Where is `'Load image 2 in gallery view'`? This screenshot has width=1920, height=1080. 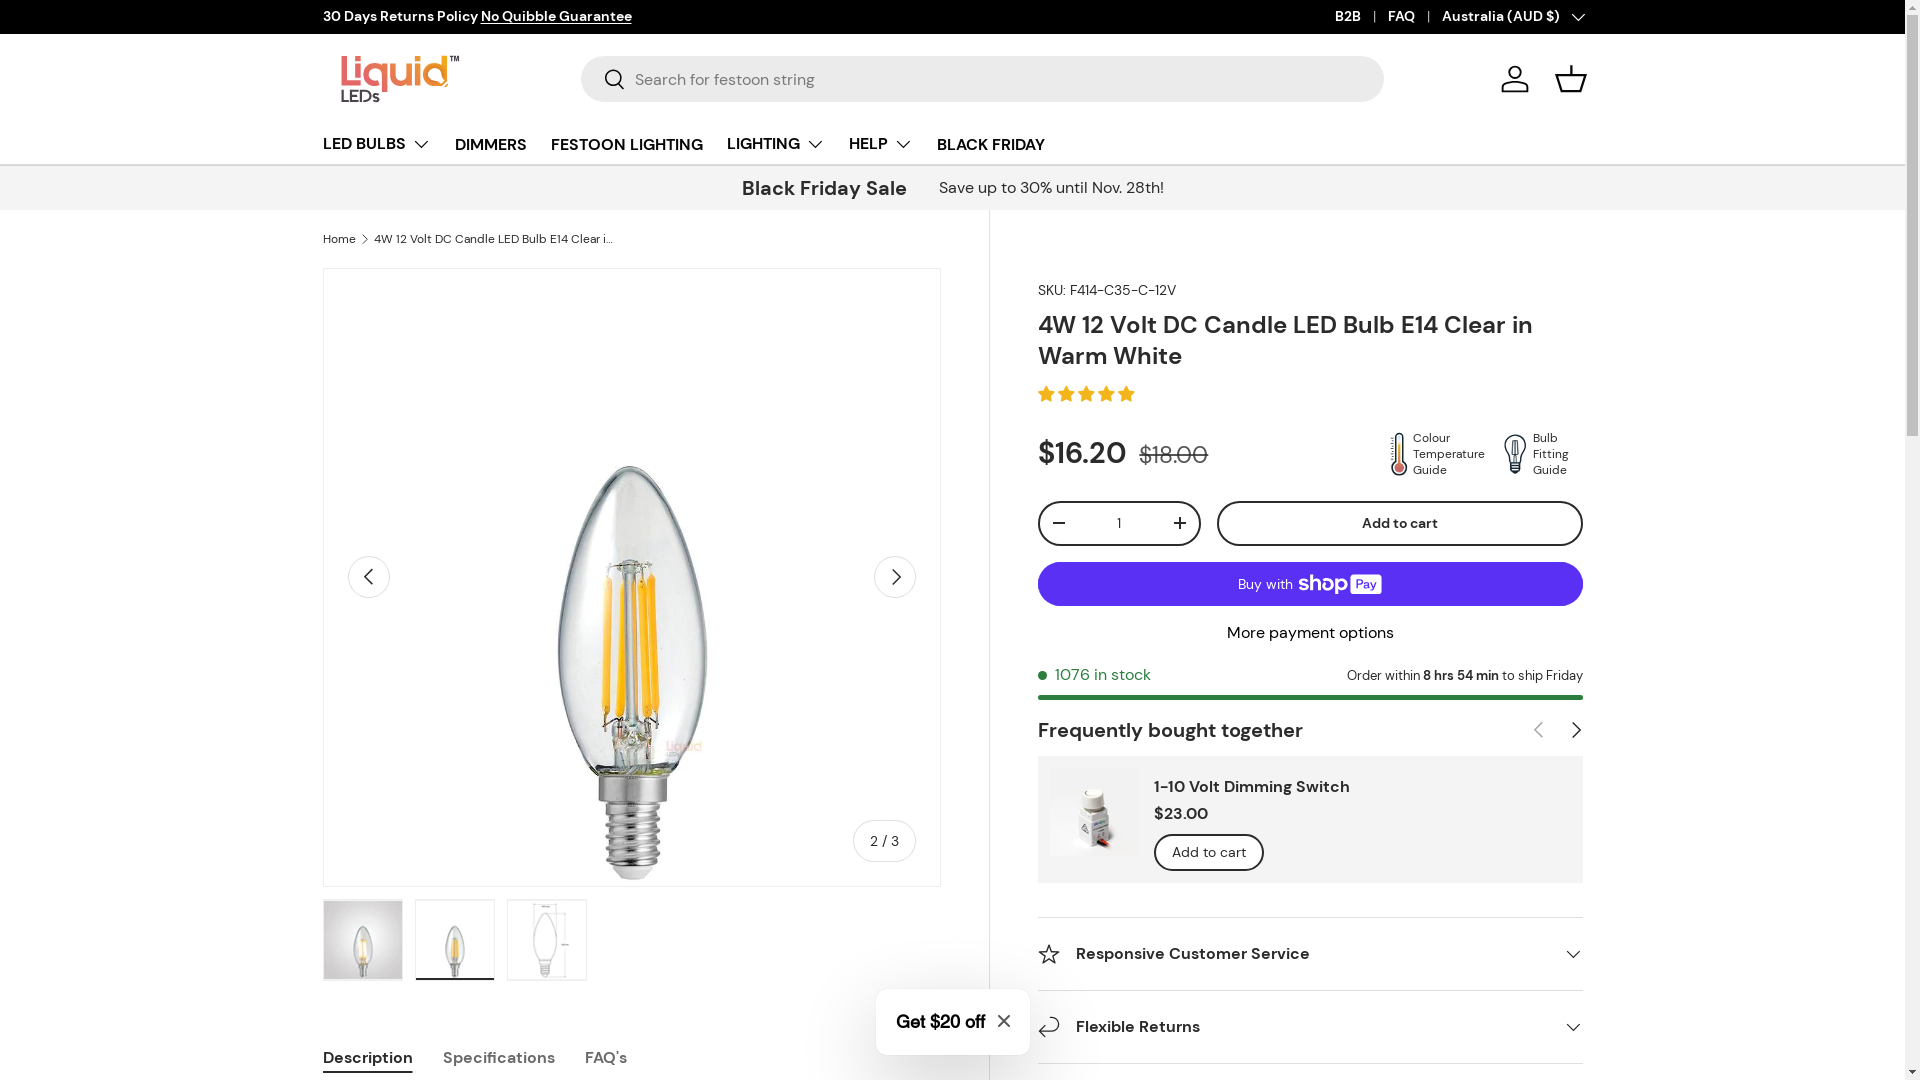
'Load image 2 in gallery view' is located at coordinates (453, 940).